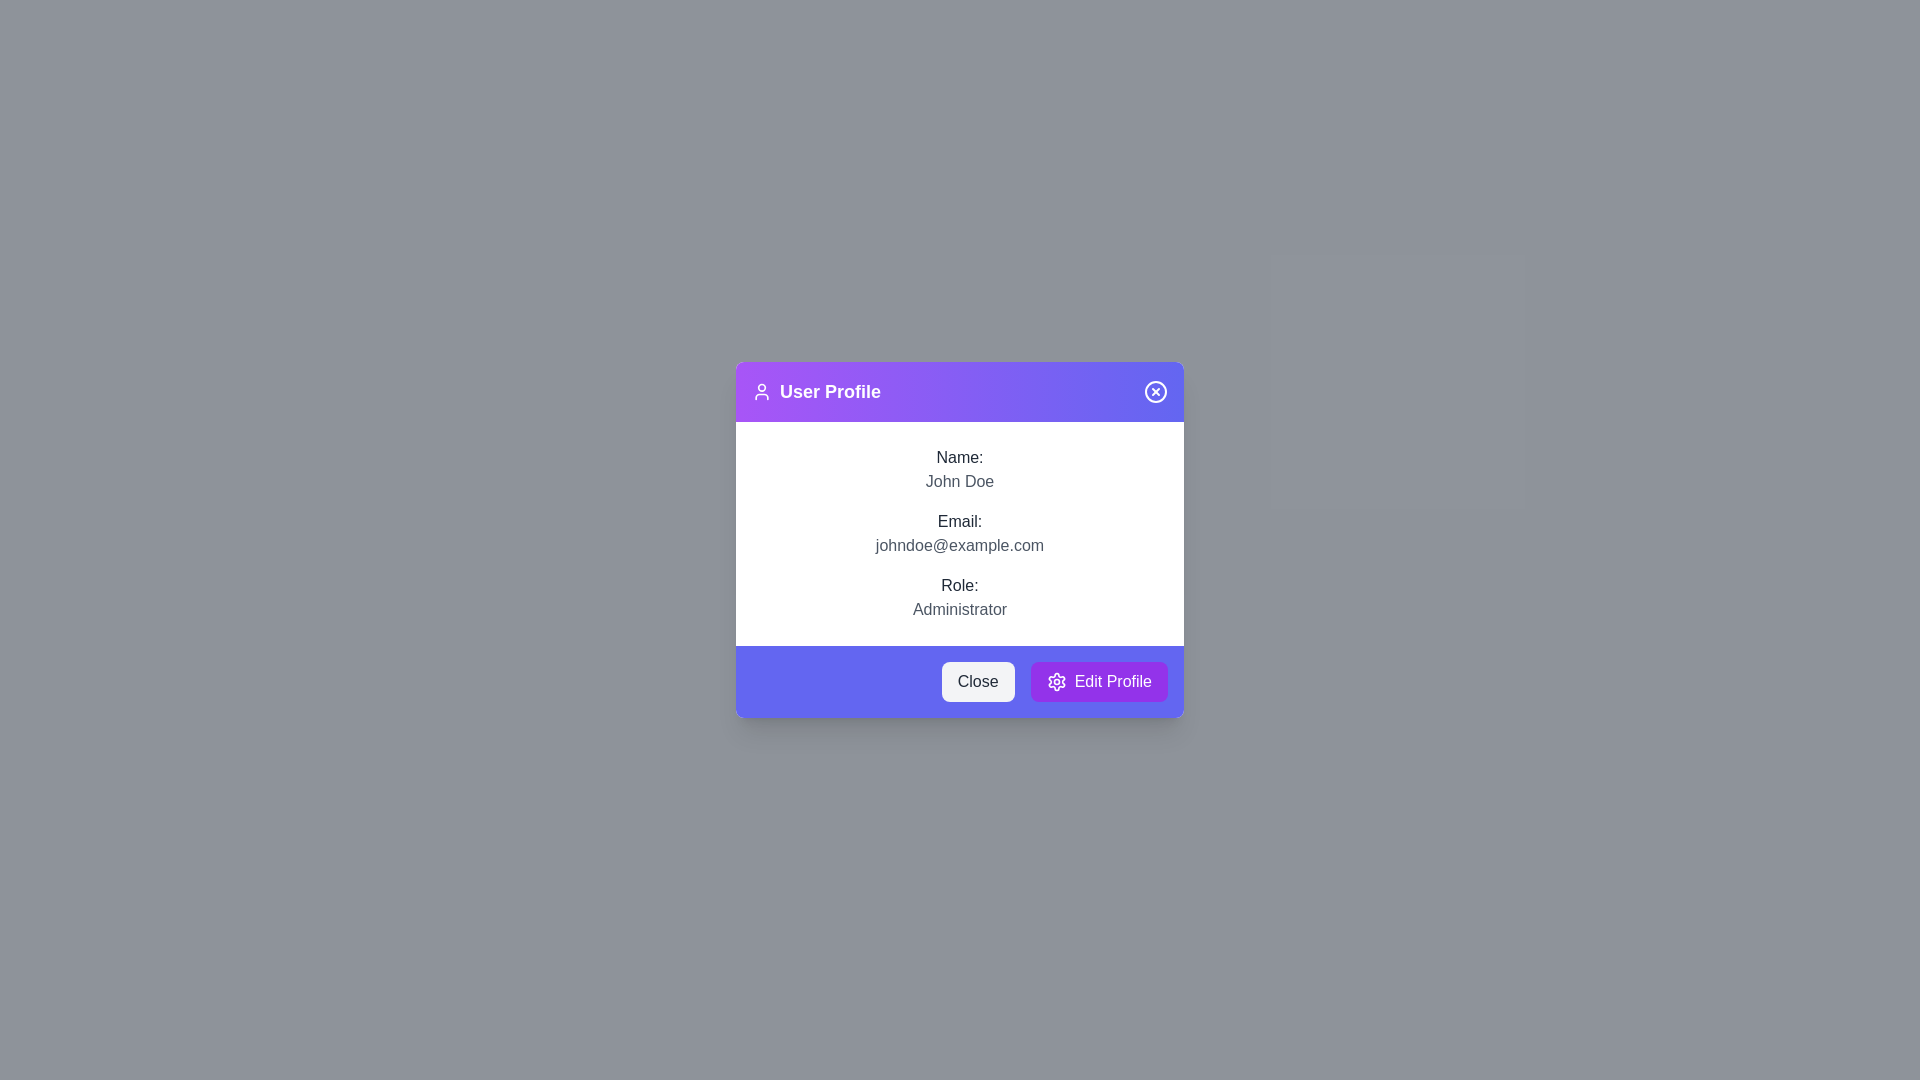 The height and width of the screenshot is (1080, 1920). Describe the element at coordinates (978, 681) in the screenshot. I see `the 'Close' button located at the bottom-left corner of the footer section of the modal dialog box` at that location.